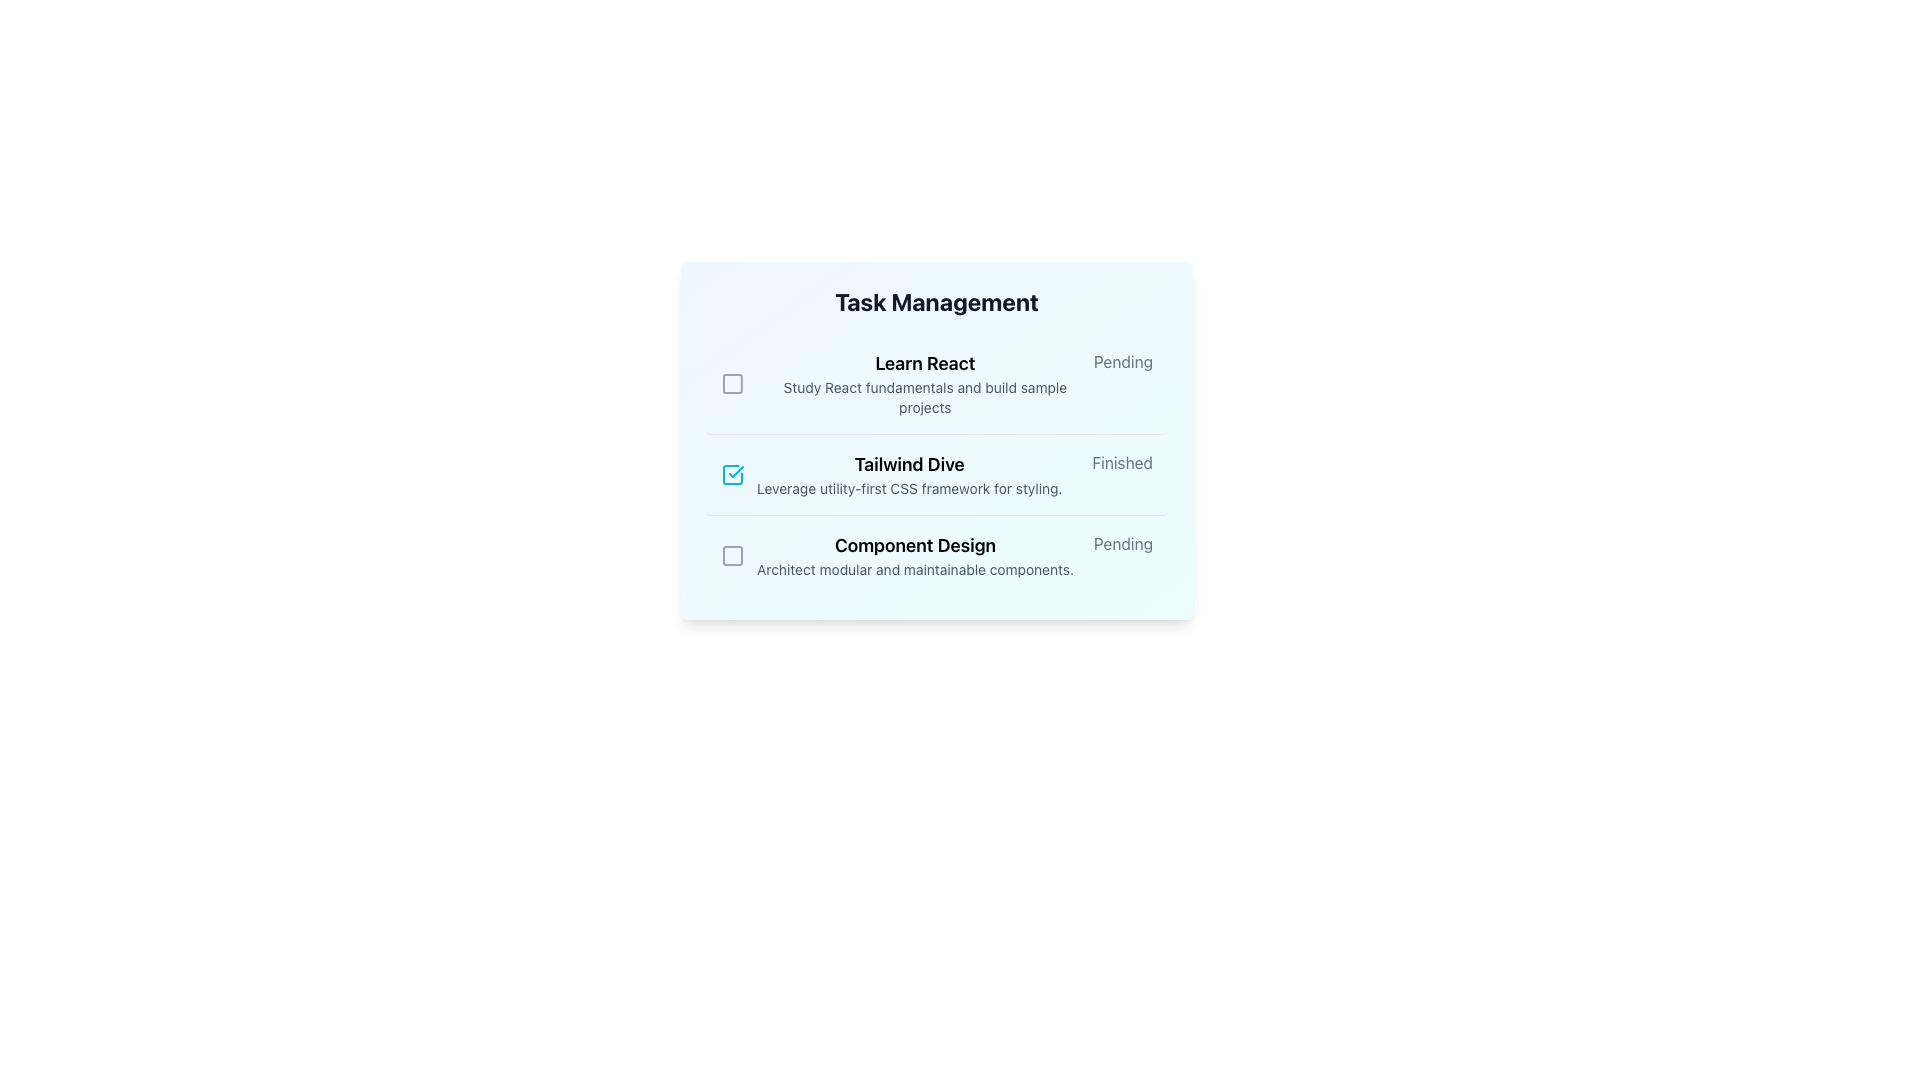 This screenshot has height=1080, width=1920. I want to click on the task item titled 'Tailwind Dive' which features a bold first line and a cyan-colored square check icon, to interact with it, so click(890, 474).